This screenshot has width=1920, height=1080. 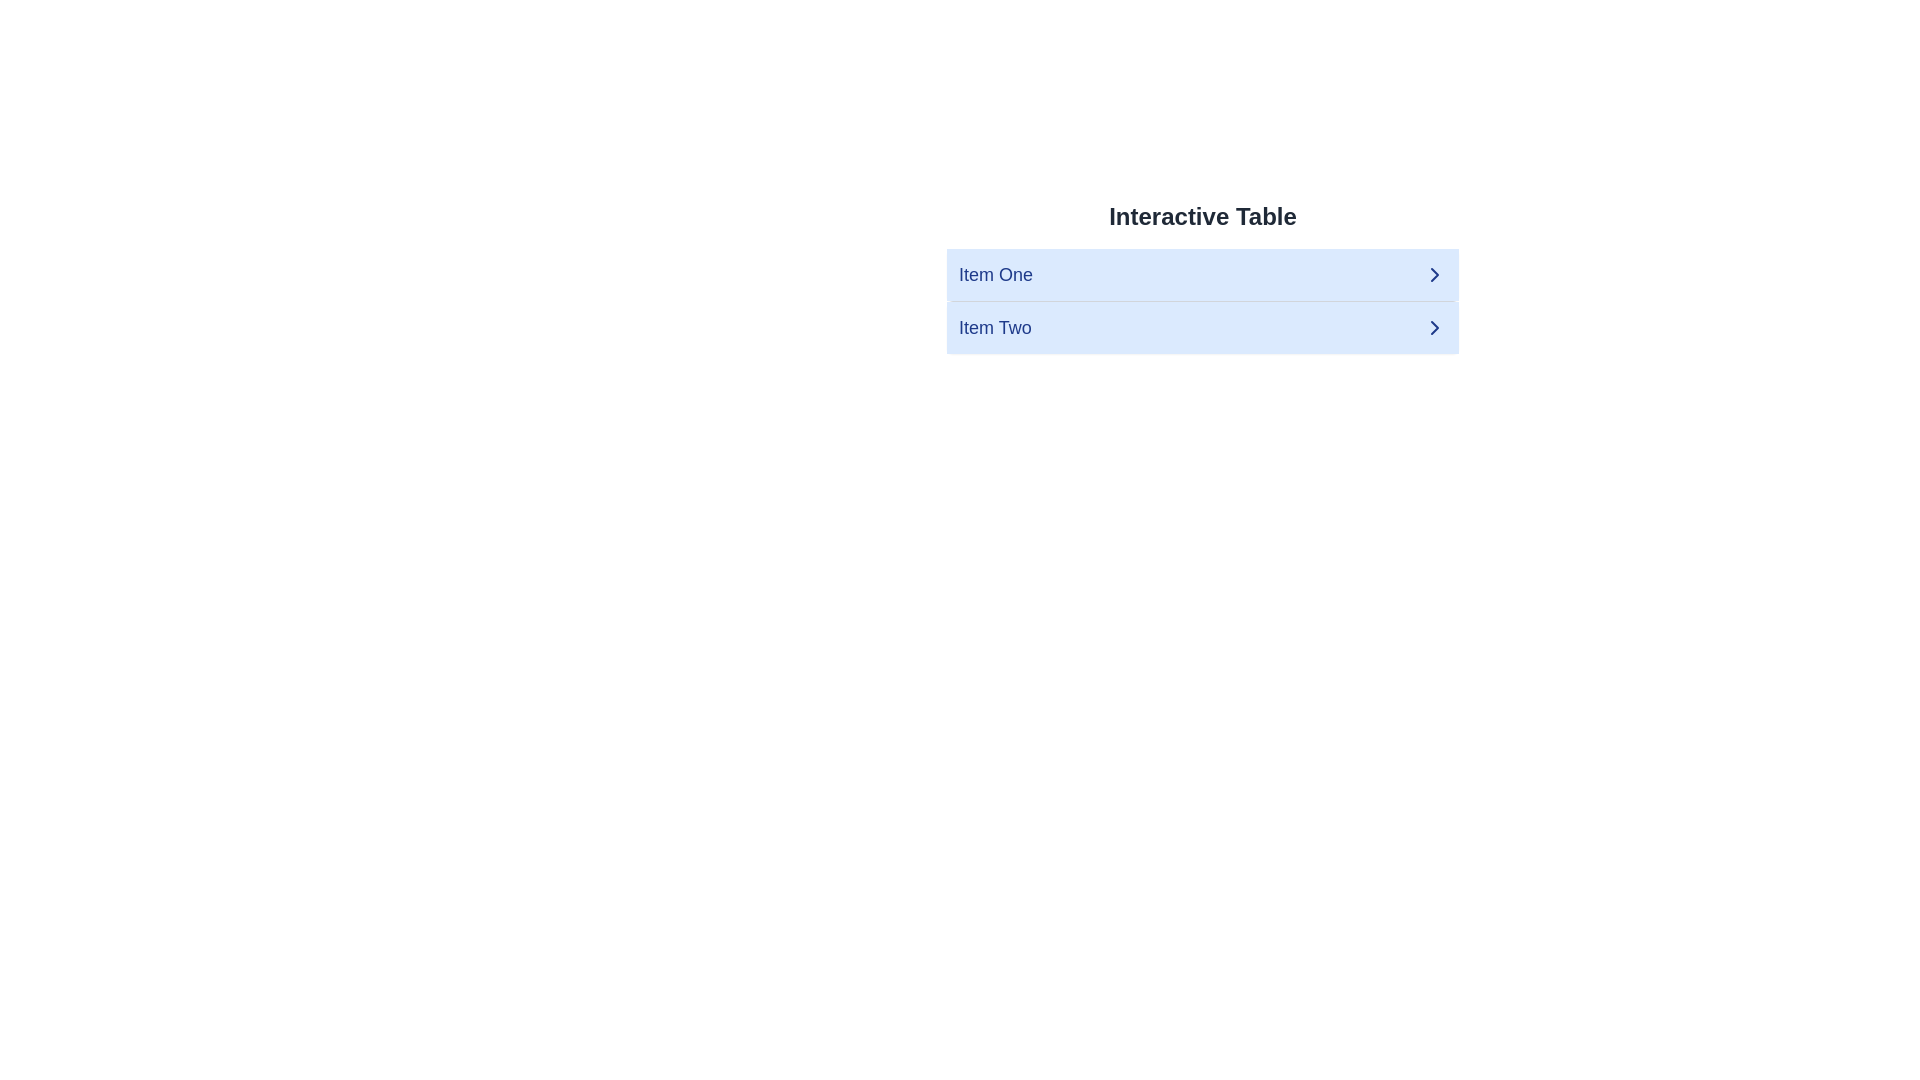 What do you see at coordinates (1202, 274) in the screenshot?
I see `the first list item titled 'Item One' within the 'Interactive Table'` at bounding box center [1202, 274].